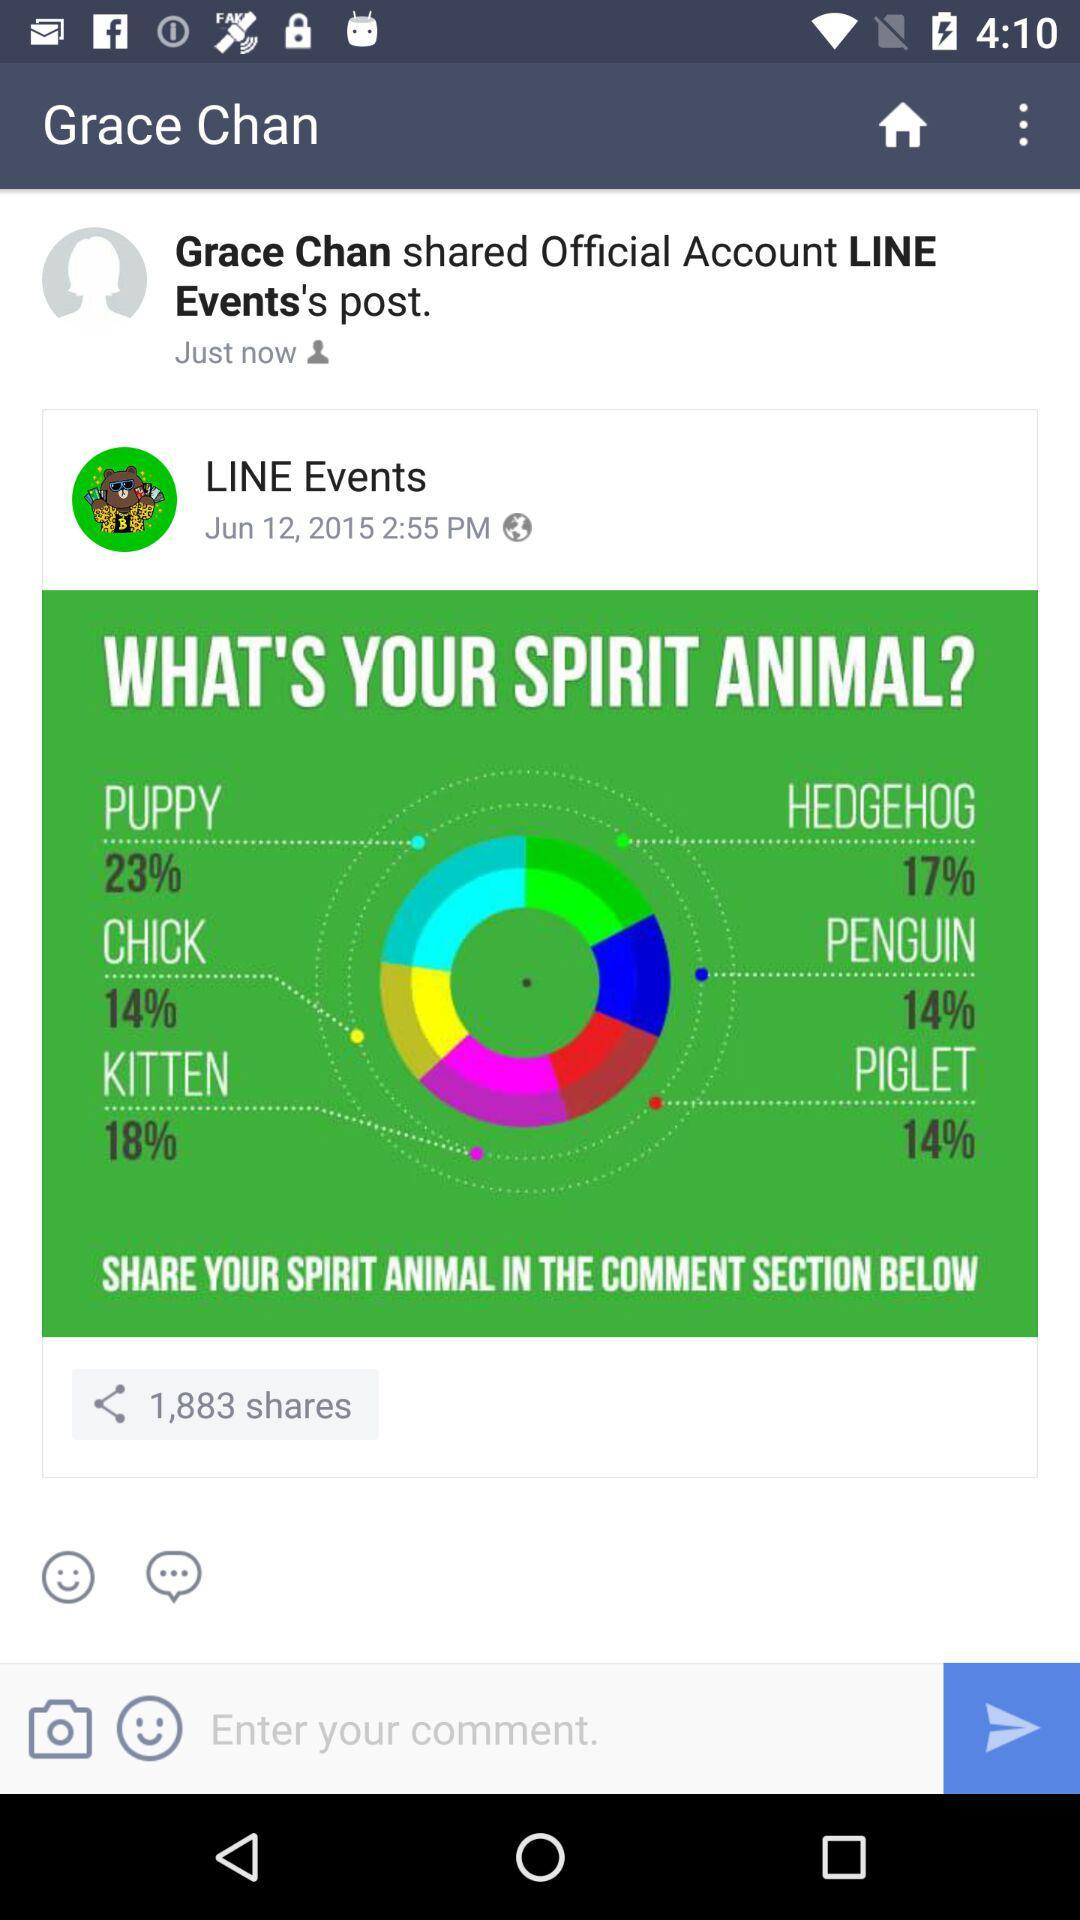 This screenshot has height=1920, width=1080. What do you see at coordinates (161, 1727) in the screenshot?
I see `the emoji icon` at bounding box center [161, 1727].